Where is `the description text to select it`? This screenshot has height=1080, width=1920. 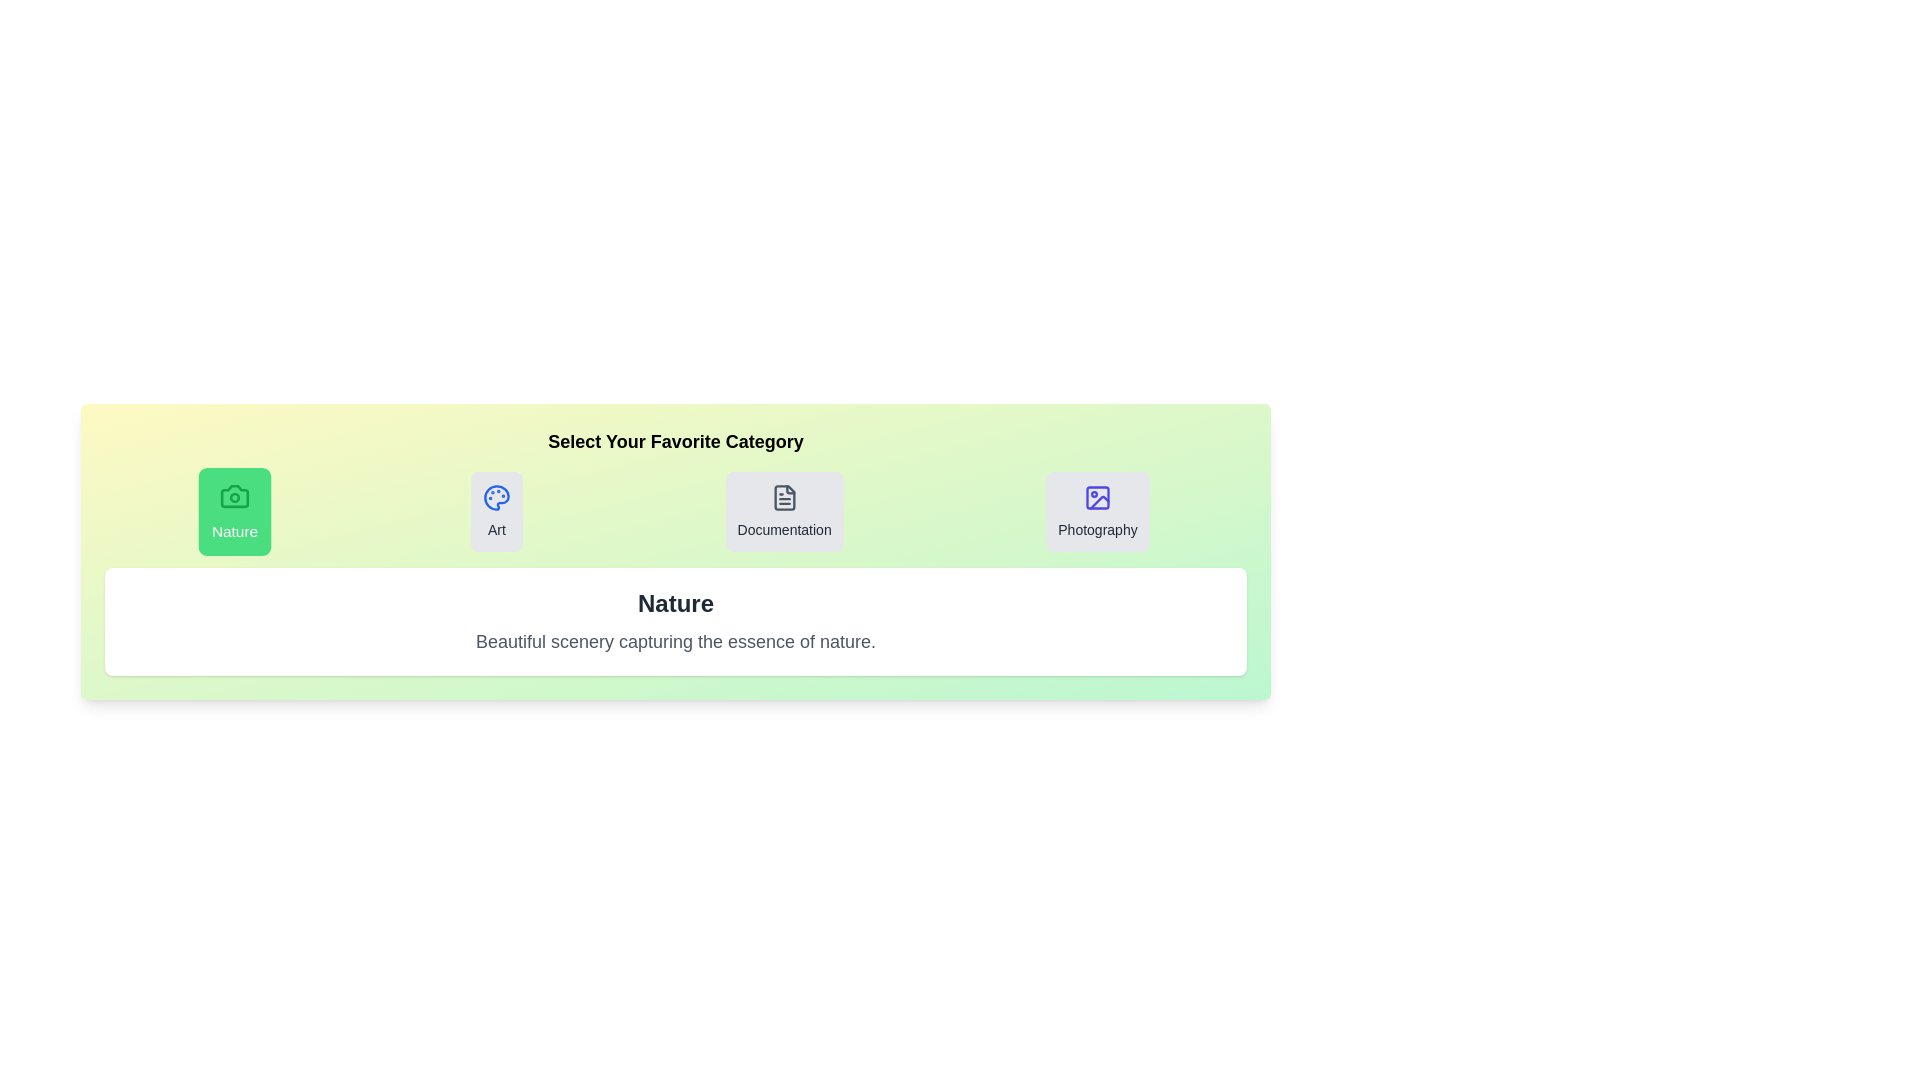 the description text to select it is located at coordinates (676, 641).